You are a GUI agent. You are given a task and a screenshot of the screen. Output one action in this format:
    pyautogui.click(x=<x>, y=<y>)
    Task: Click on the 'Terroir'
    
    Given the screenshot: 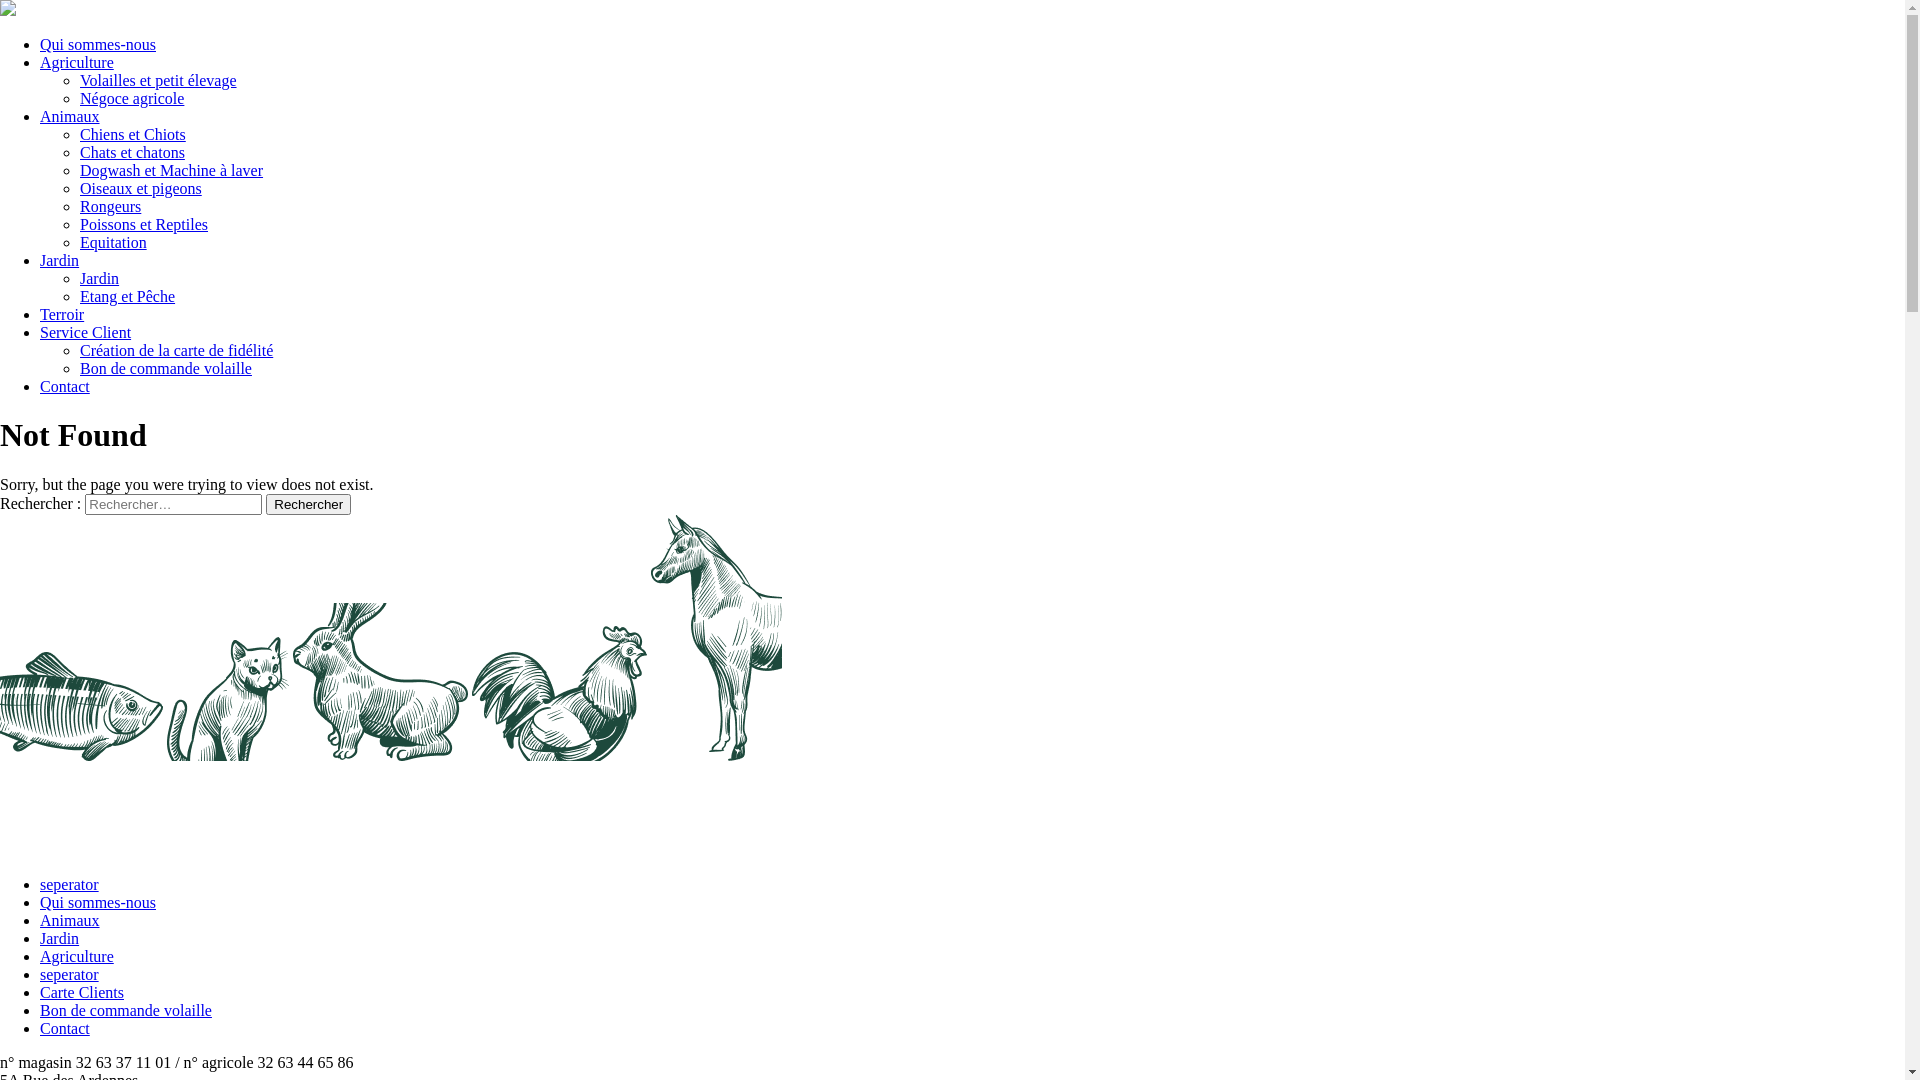 What is the action you would take?
    pyautogui.click(x=62, y=314)
    